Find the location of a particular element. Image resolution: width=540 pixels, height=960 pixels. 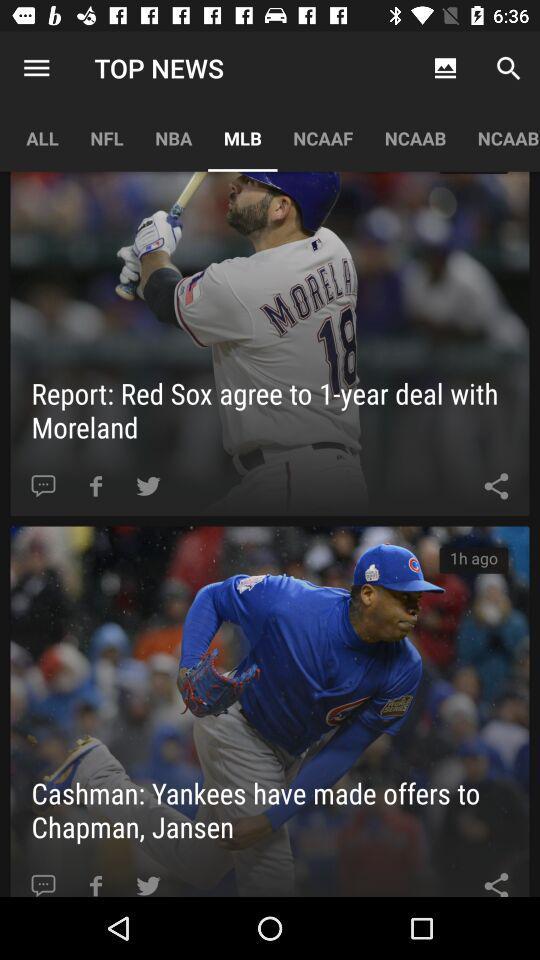

icon to the left of the ncaab app is located at coordinates (323, 137).